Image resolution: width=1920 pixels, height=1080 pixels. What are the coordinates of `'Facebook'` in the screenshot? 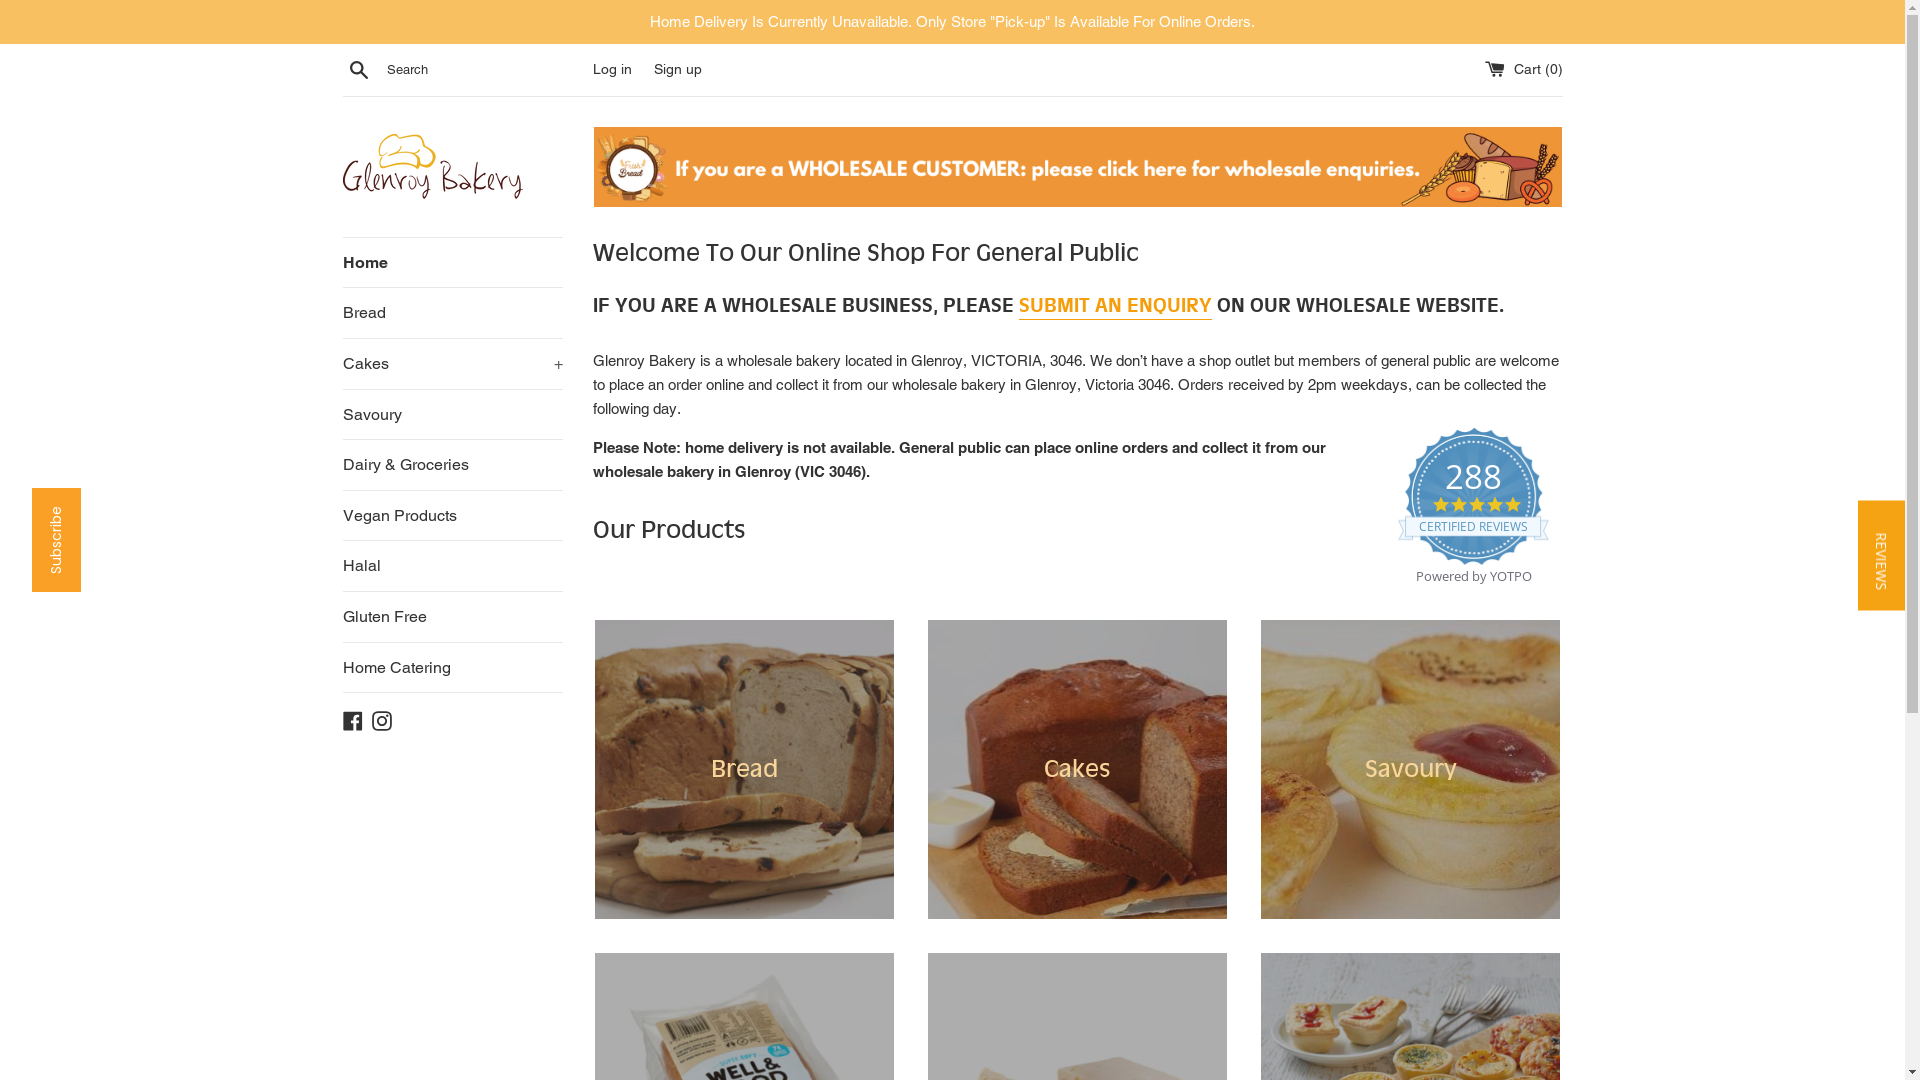 It's located at (341, 718).